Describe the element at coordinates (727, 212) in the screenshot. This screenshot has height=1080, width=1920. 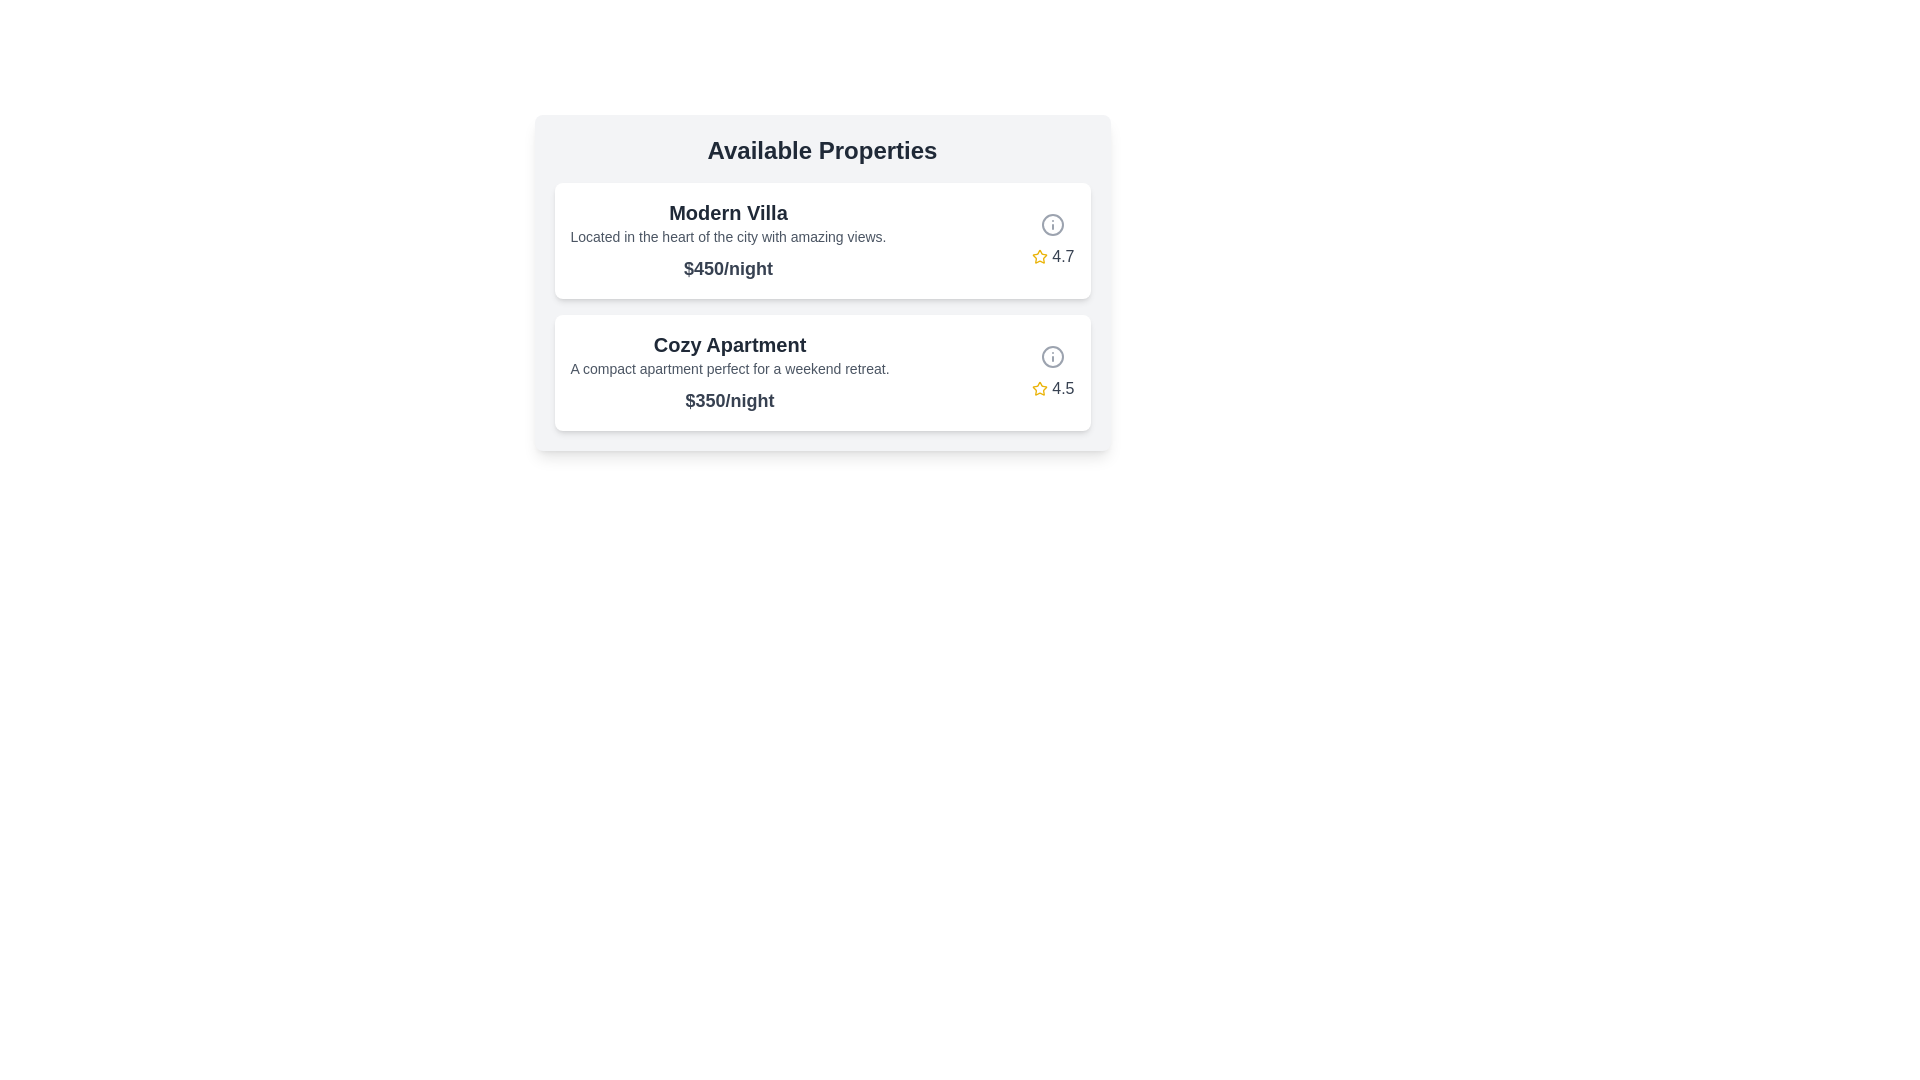
I see `the text label 'Modern Villa', which is the main title of a property card displayed in bold and larger serif font, colored dark gray, and located at the top of a list of property options` at that location.